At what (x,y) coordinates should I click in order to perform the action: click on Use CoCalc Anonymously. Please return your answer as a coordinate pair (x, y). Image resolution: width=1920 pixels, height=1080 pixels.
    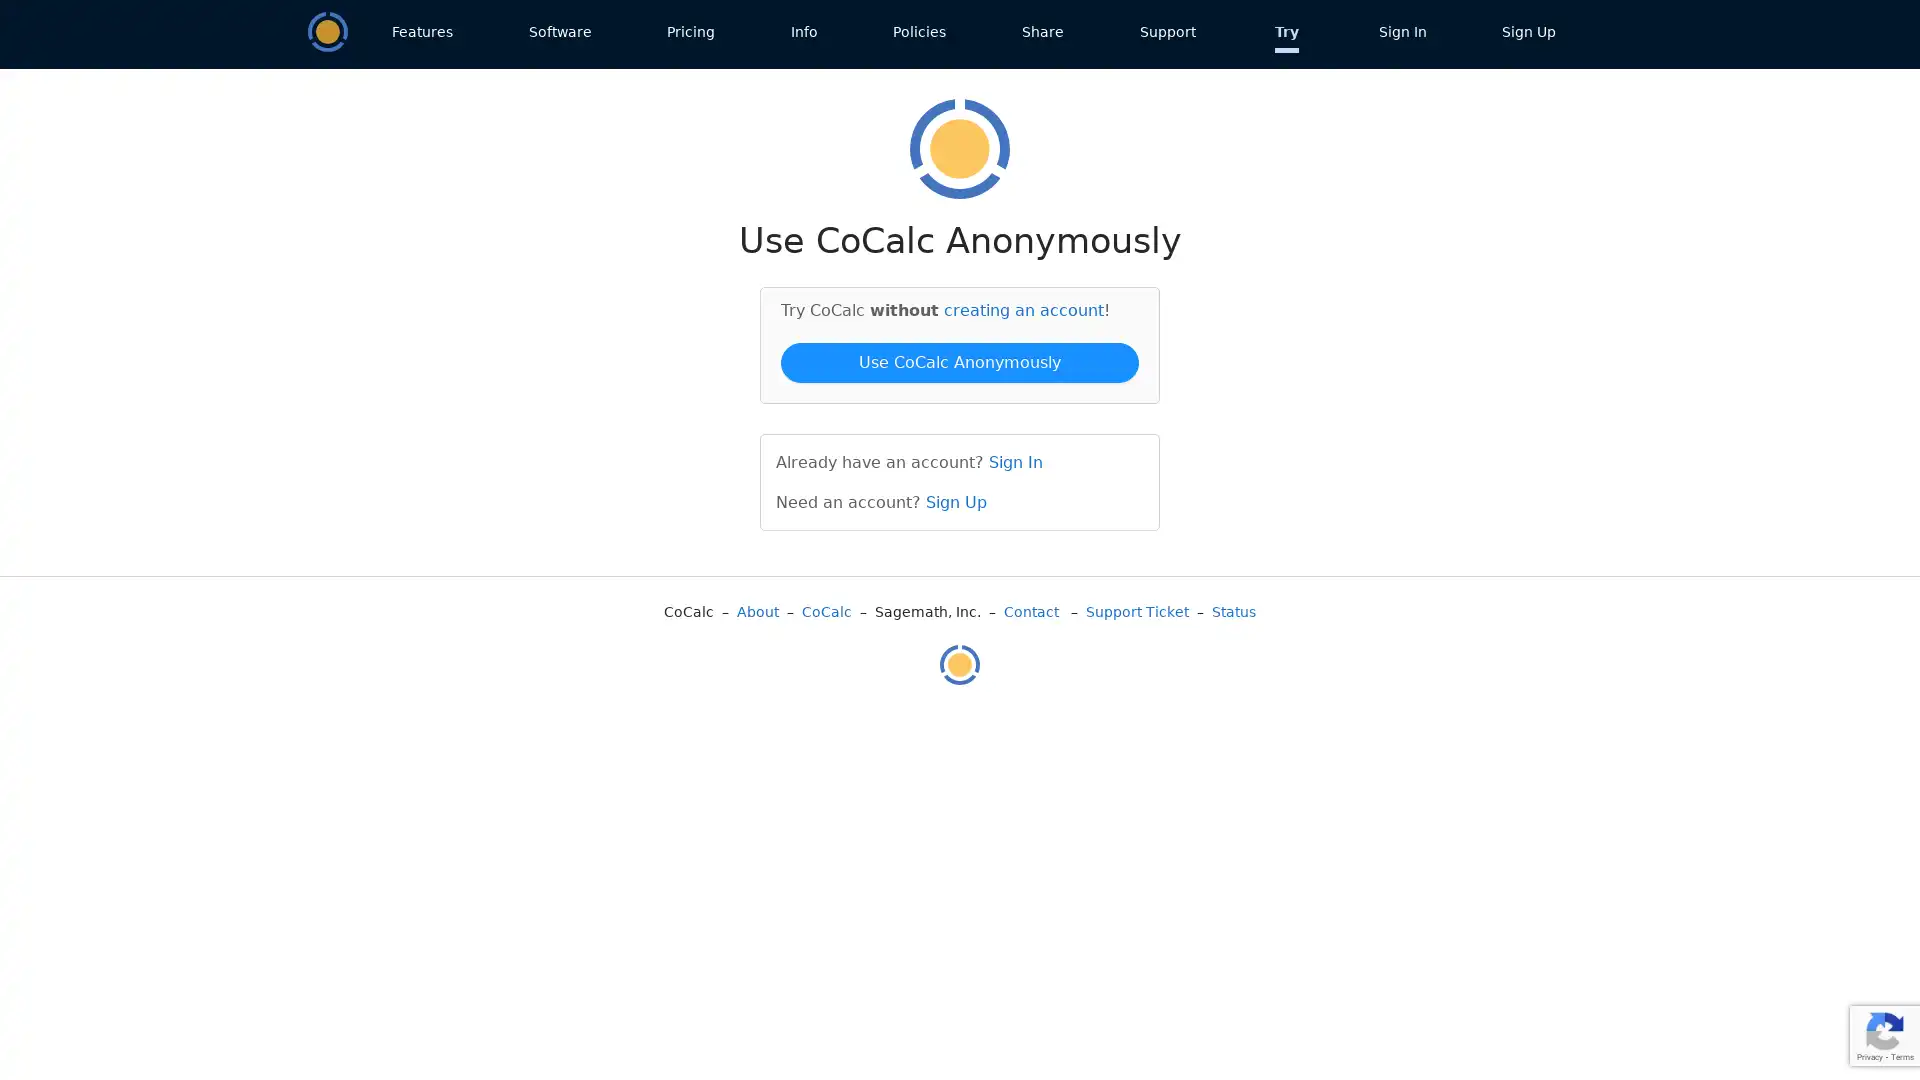
    Looking at the image, I should click on (960, 362).